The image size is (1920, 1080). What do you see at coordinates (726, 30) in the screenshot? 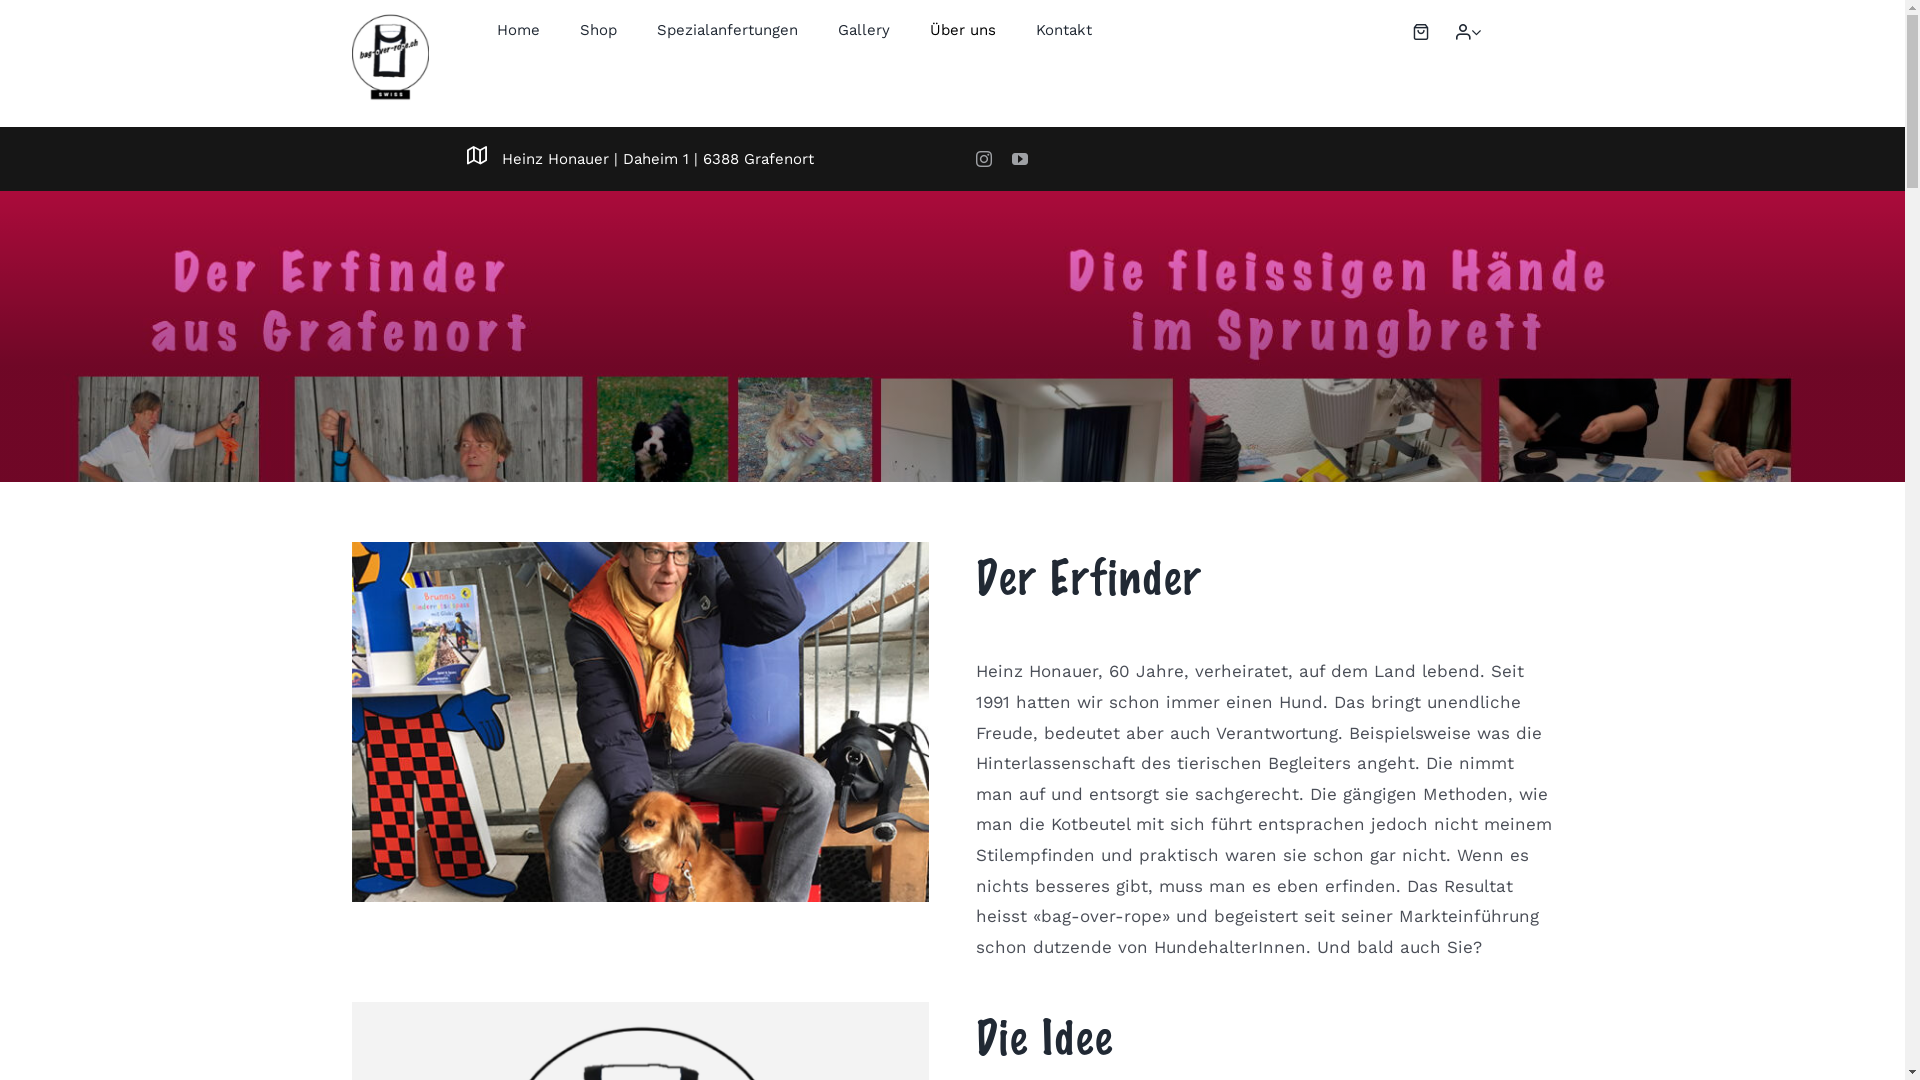
I see `'Spezialanfertungen'` at bounding box center [726, 30].